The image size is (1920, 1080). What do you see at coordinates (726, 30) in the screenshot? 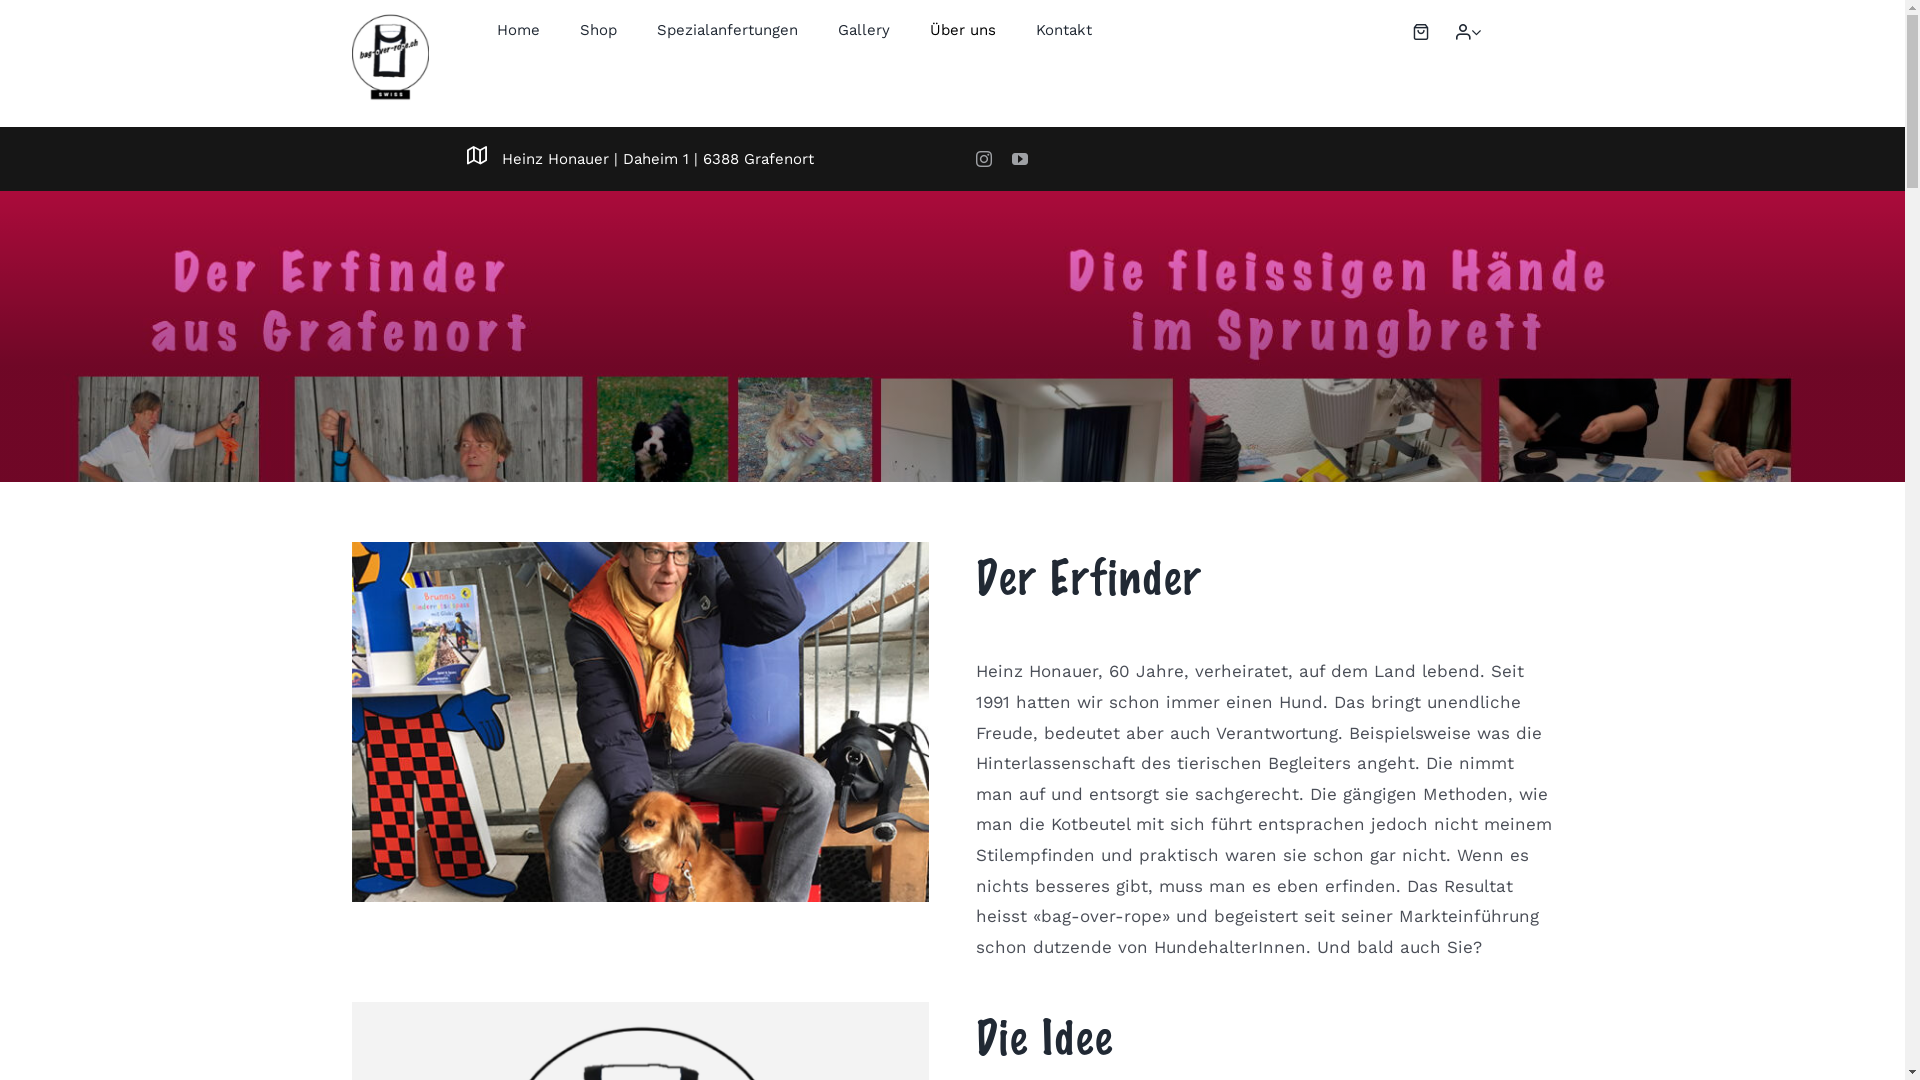
I see `'Spezialanfertungen'` at bounding box center [726, 30].